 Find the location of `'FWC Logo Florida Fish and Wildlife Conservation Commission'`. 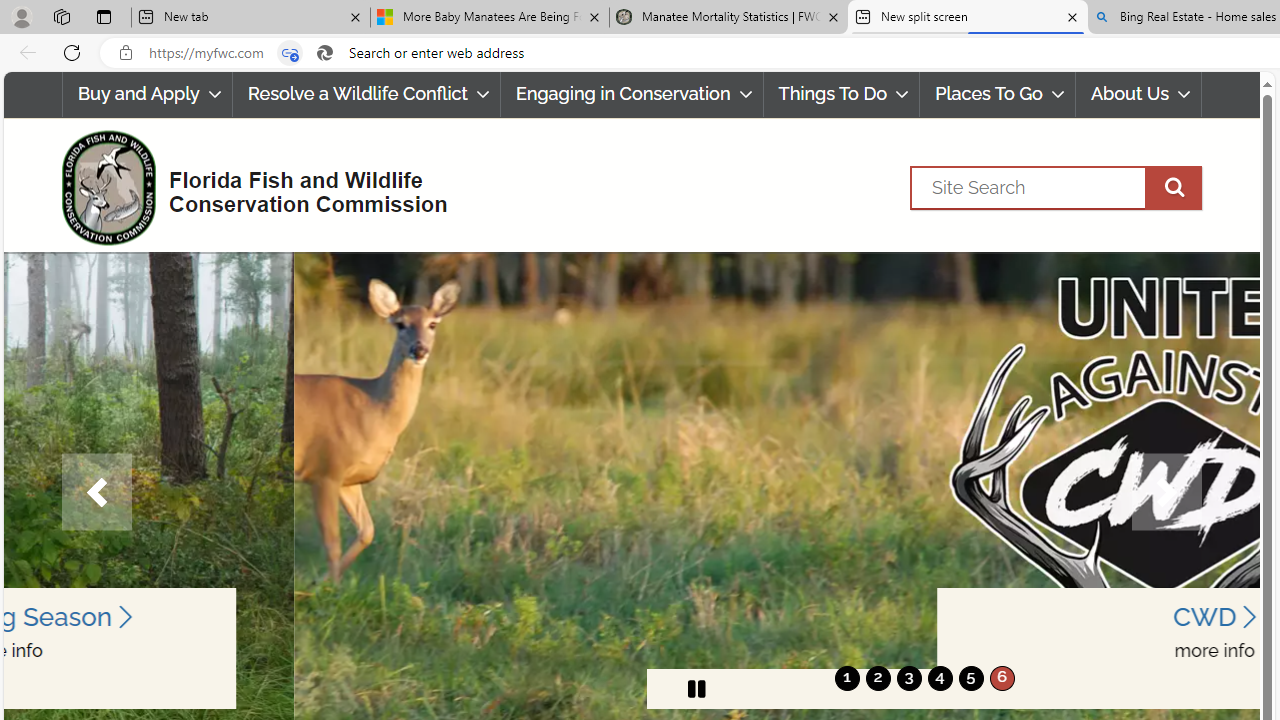

'FWC Logo Florida Fish and Wildlife Conservation Commission' is located at coordinates (245, 185).